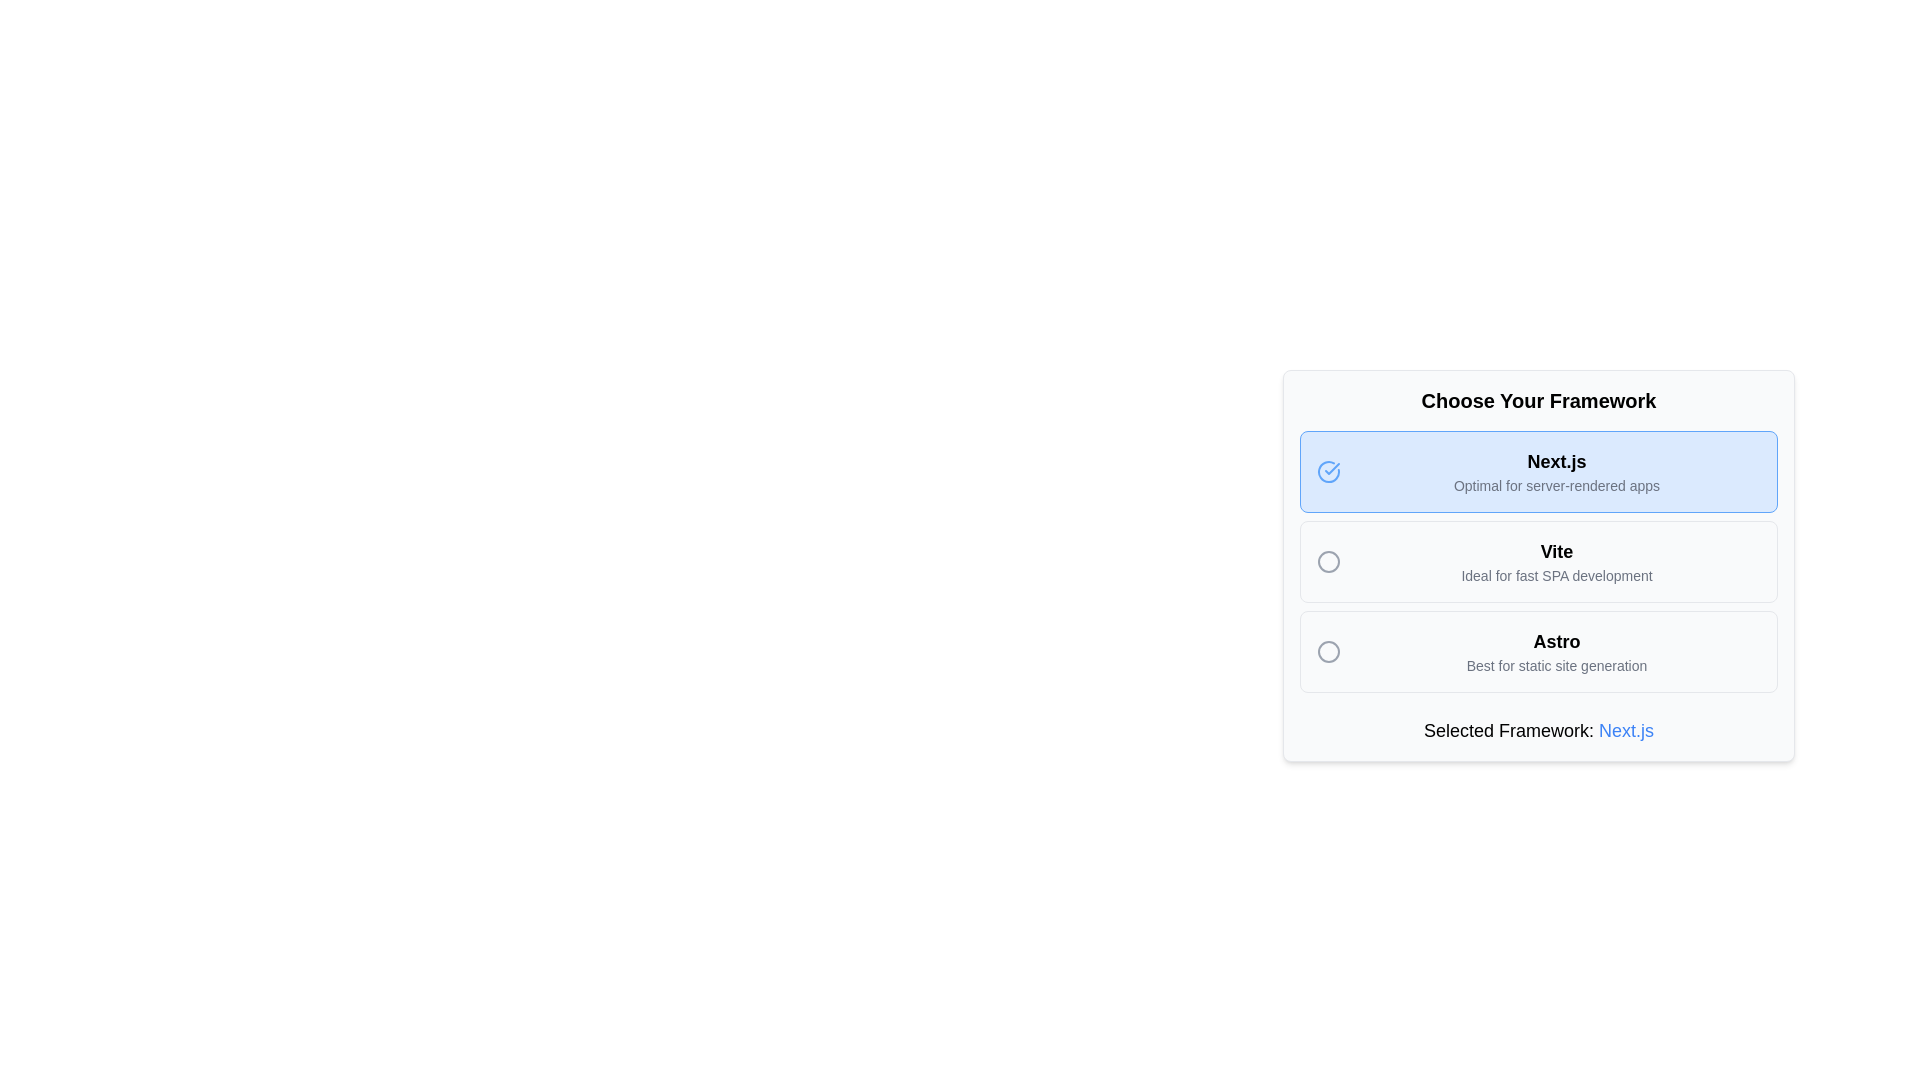 Image resolution: width=1920 pixels, height=1080 pixels. What do you see at coordinates (1329, 562) in the screenshot?
I see `the circular gray outline icon` at bounding box center [1329, 562].